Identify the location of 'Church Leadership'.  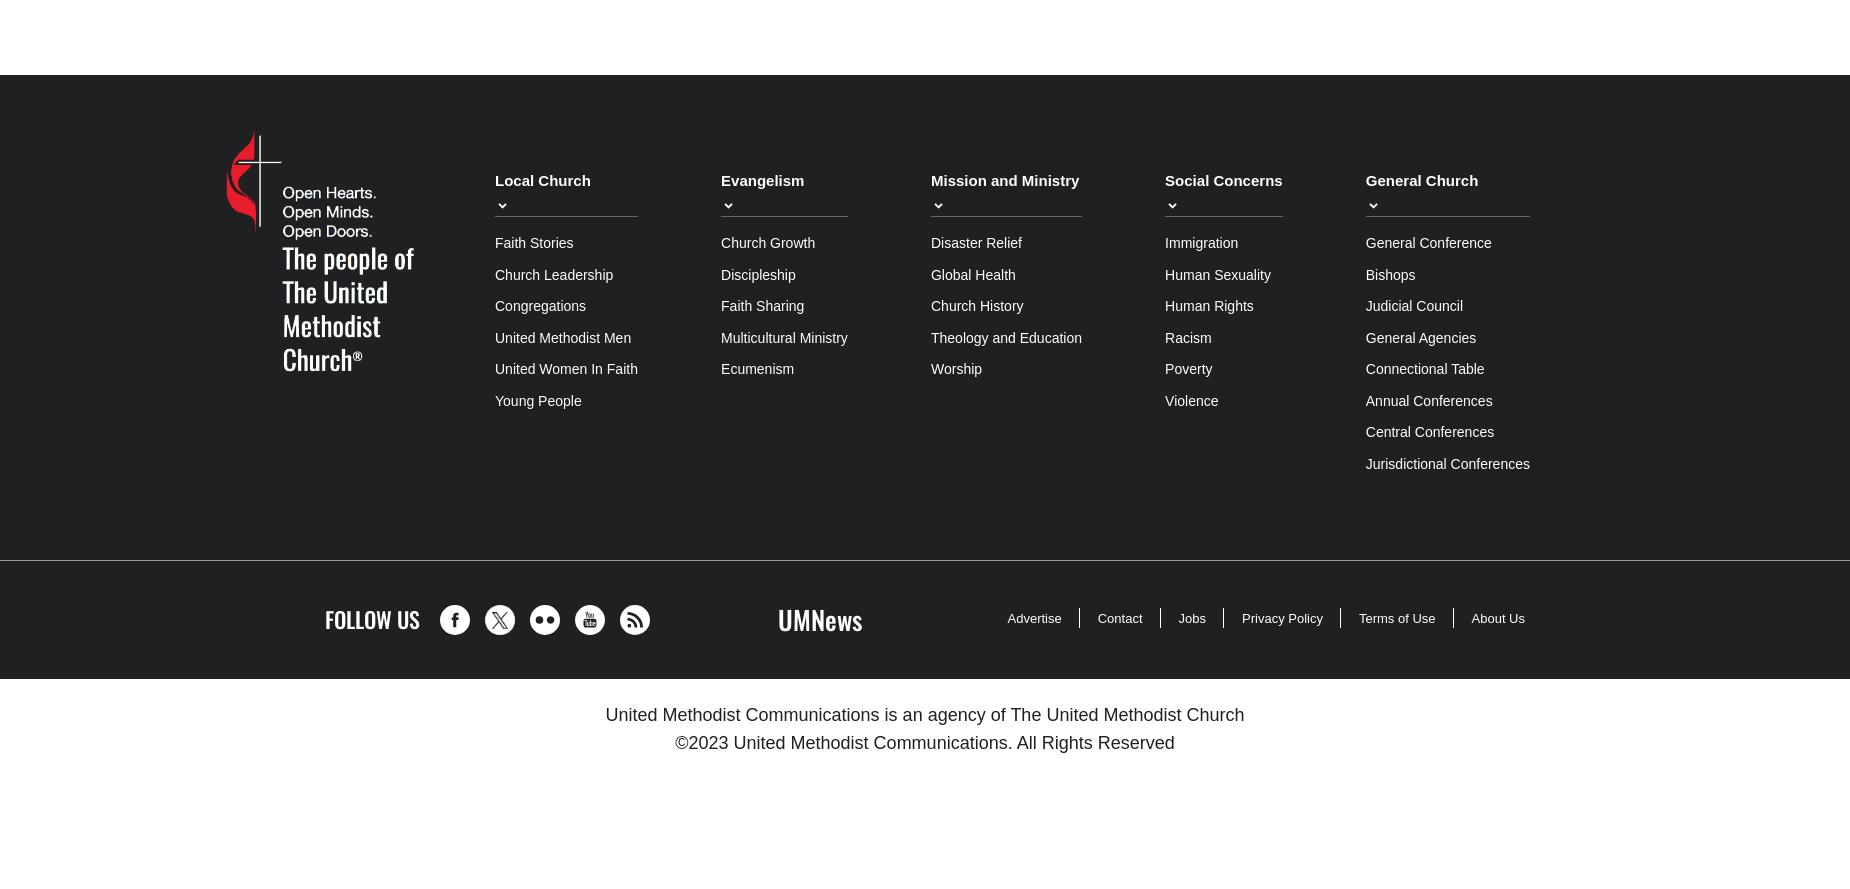
(554, 273).